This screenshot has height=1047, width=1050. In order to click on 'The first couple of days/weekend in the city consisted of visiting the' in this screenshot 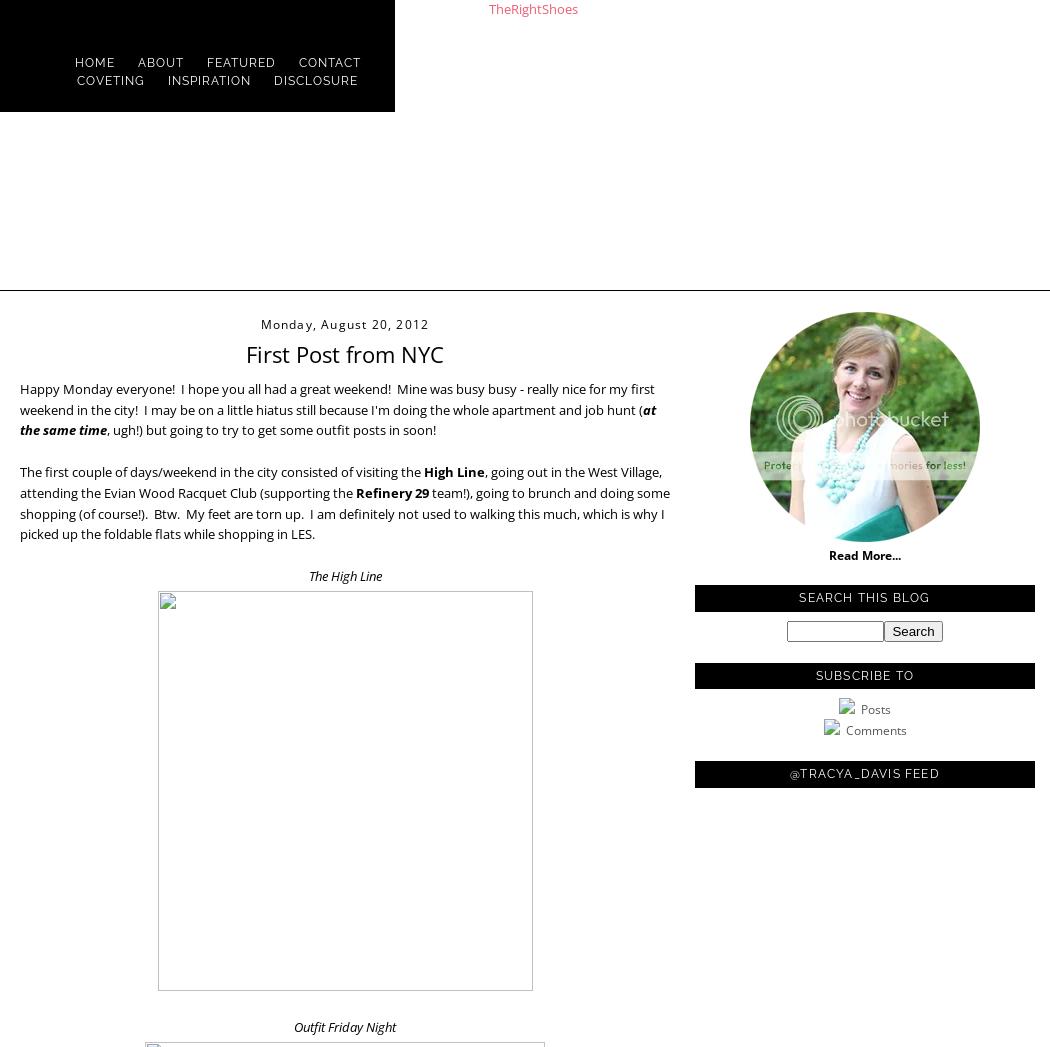, I will do `click(220, 471)`.